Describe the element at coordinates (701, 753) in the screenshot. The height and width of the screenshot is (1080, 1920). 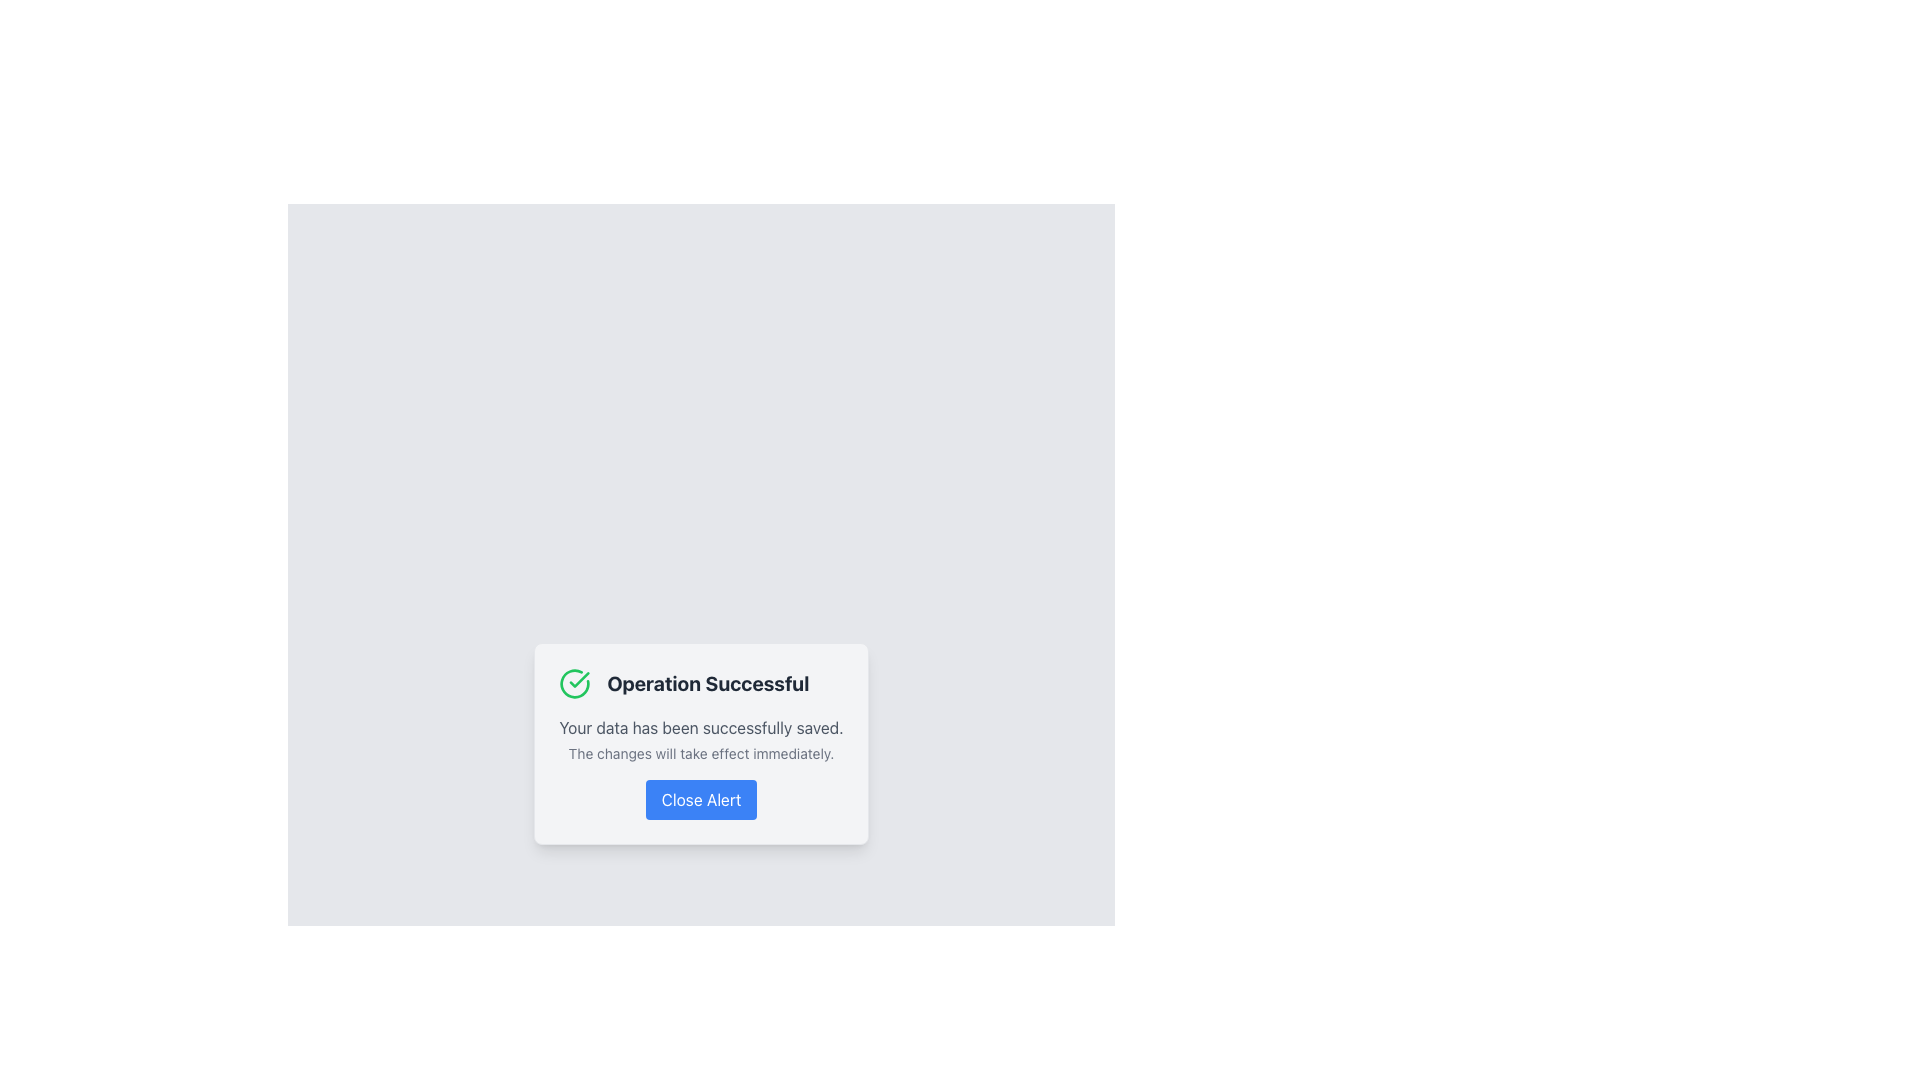
I see `additional information text that appears below the line 'Your data has been successfully saved.' in the notification box` at that location.